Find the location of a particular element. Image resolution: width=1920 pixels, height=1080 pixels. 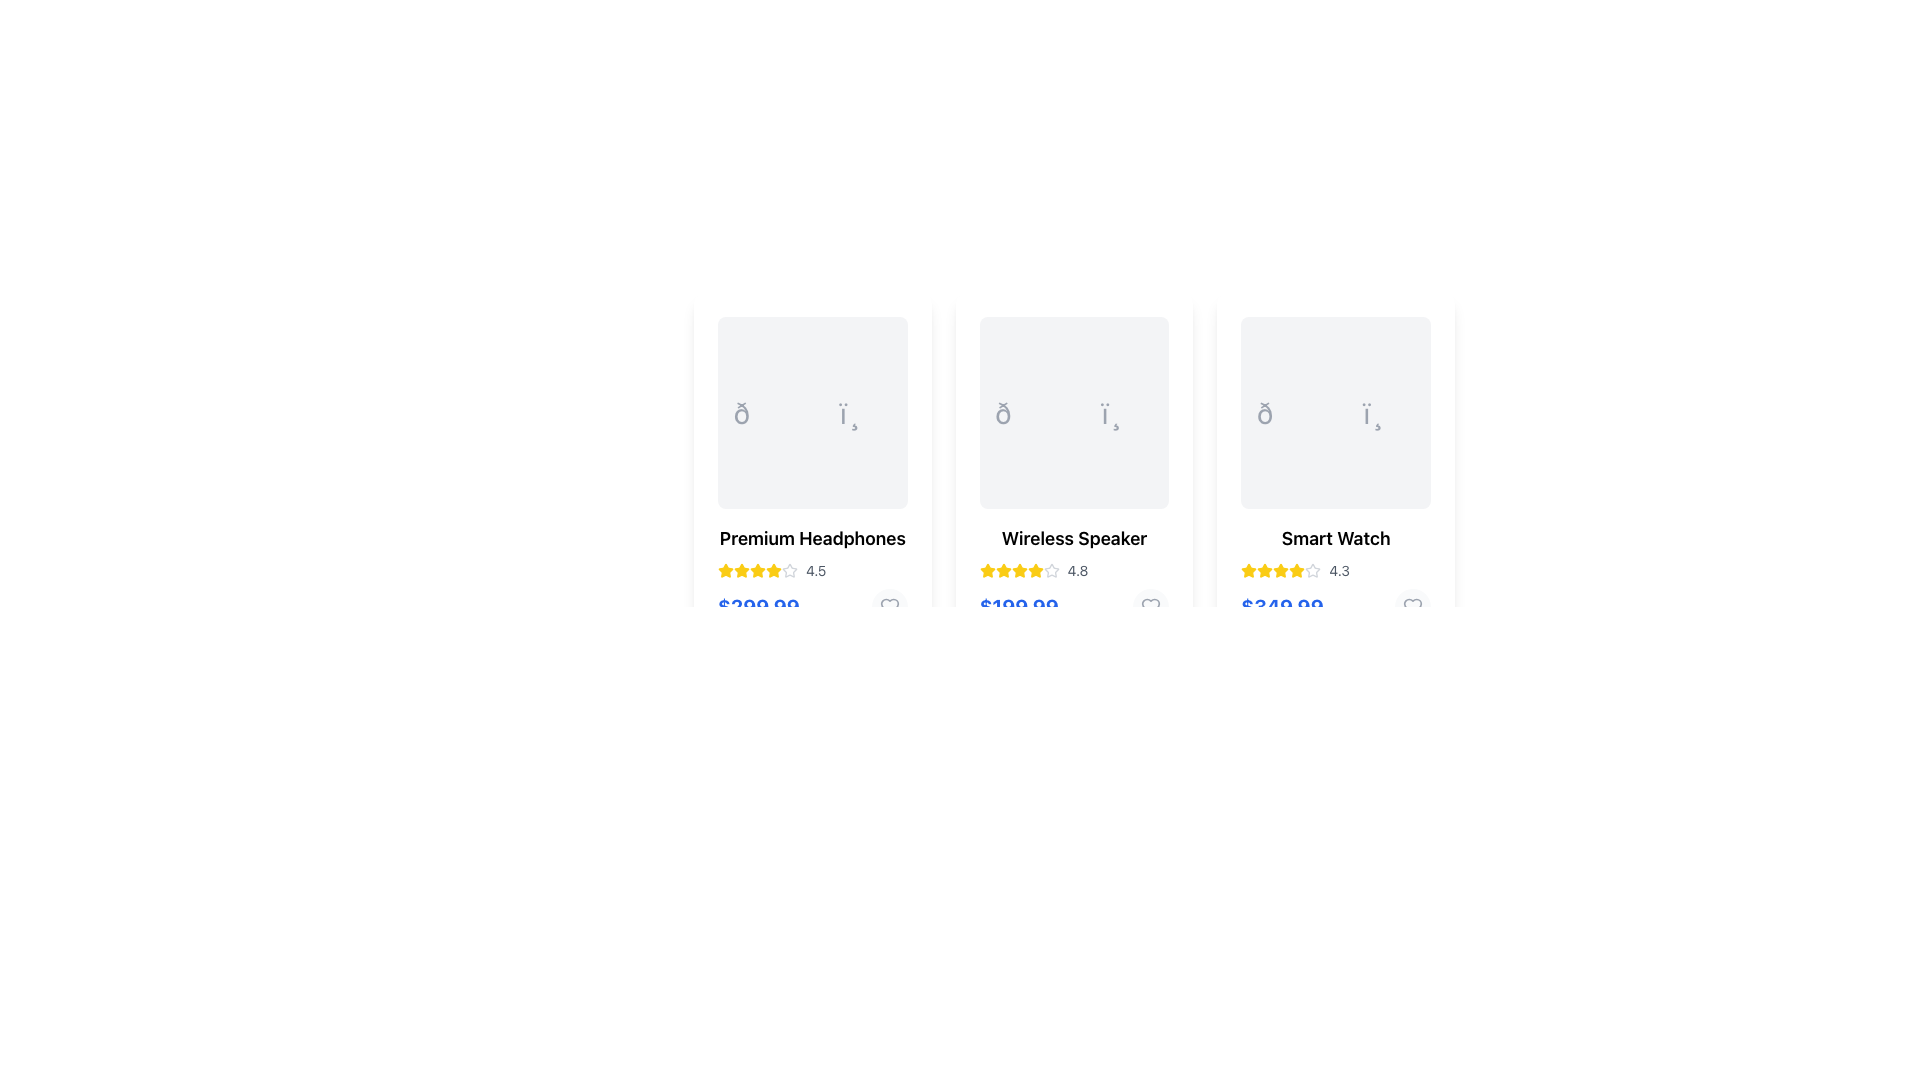

the small circular button with a heart icon, styled as an outlined heart, located at the bottom-right corner of the product card for the Smart Watch is located at coordinates (1411, 605).